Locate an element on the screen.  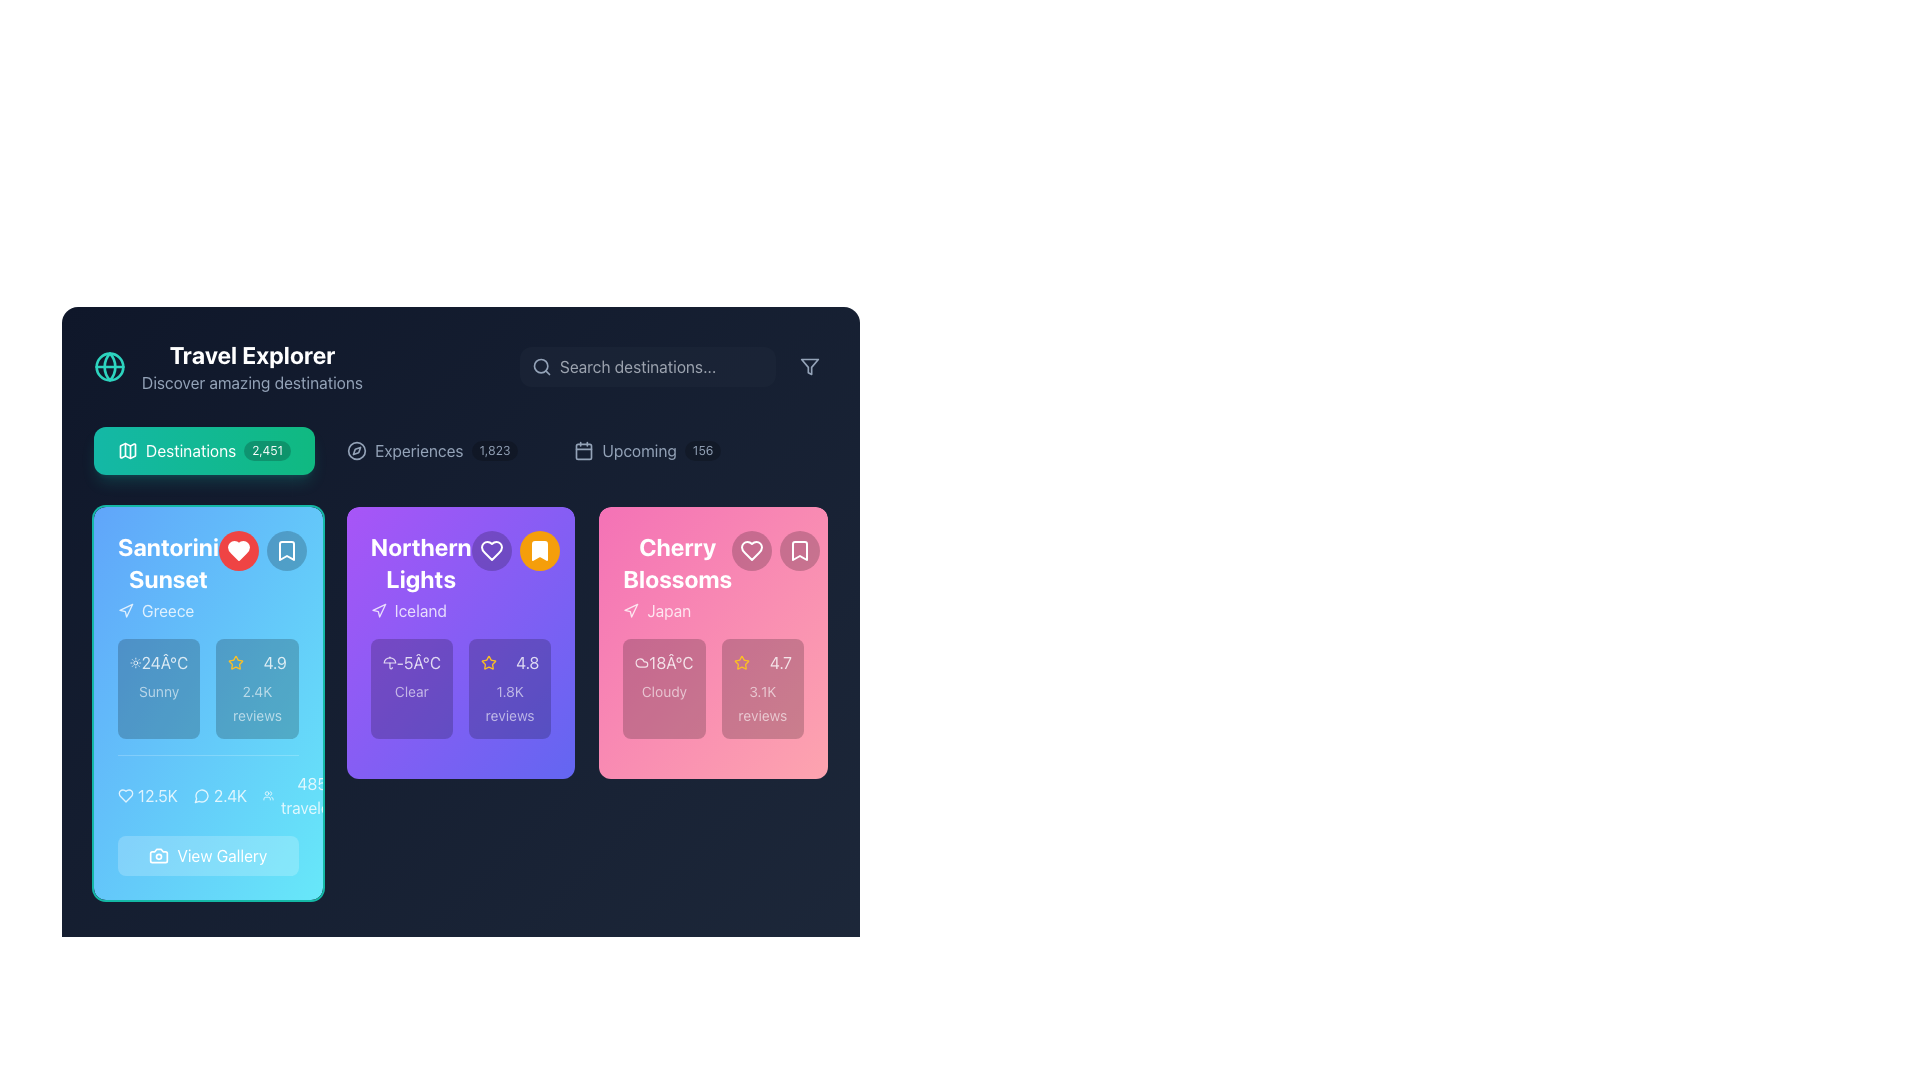
the bookmark icon in the top-right corner of the 'Cherry Blossoms, Japan' card is located at coordinates (800, 551).